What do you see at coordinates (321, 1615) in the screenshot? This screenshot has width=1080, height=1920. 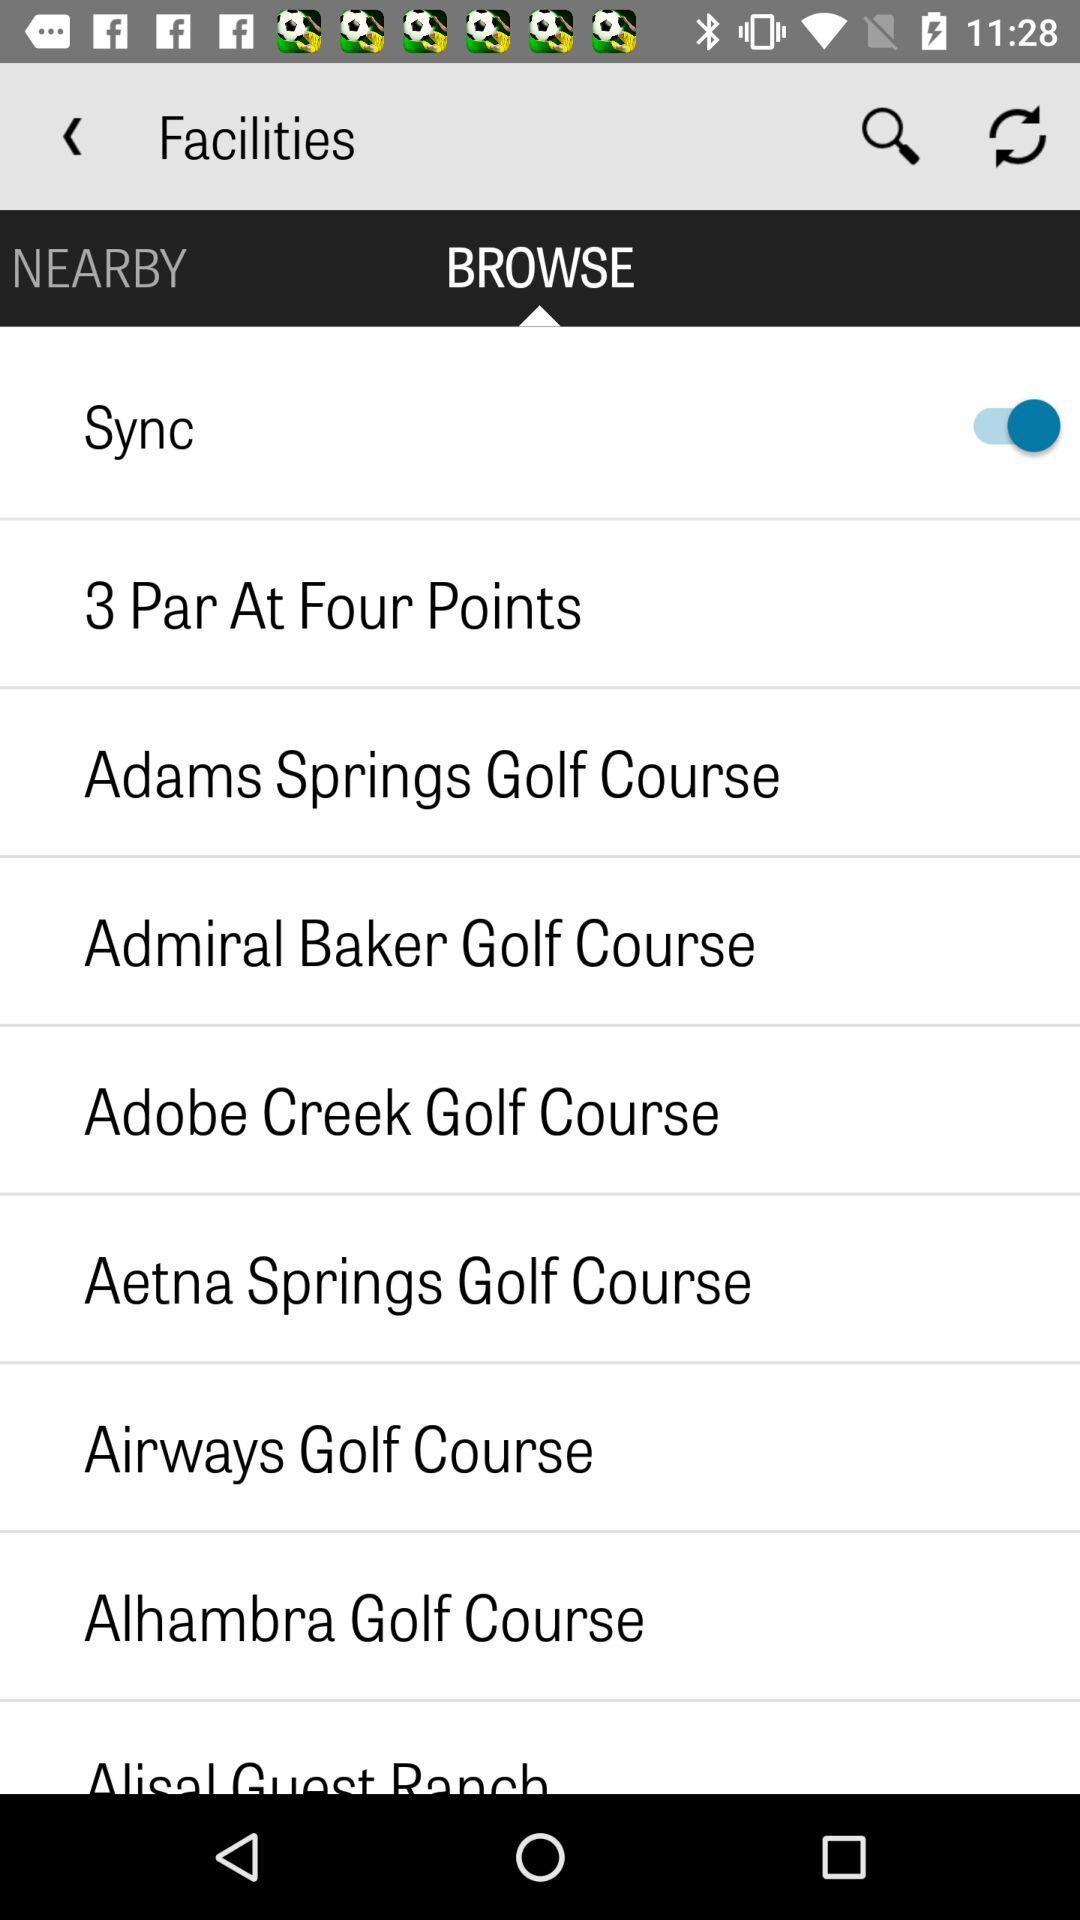 I see `item below the airways golf course` at bounding box center [321, 1615].